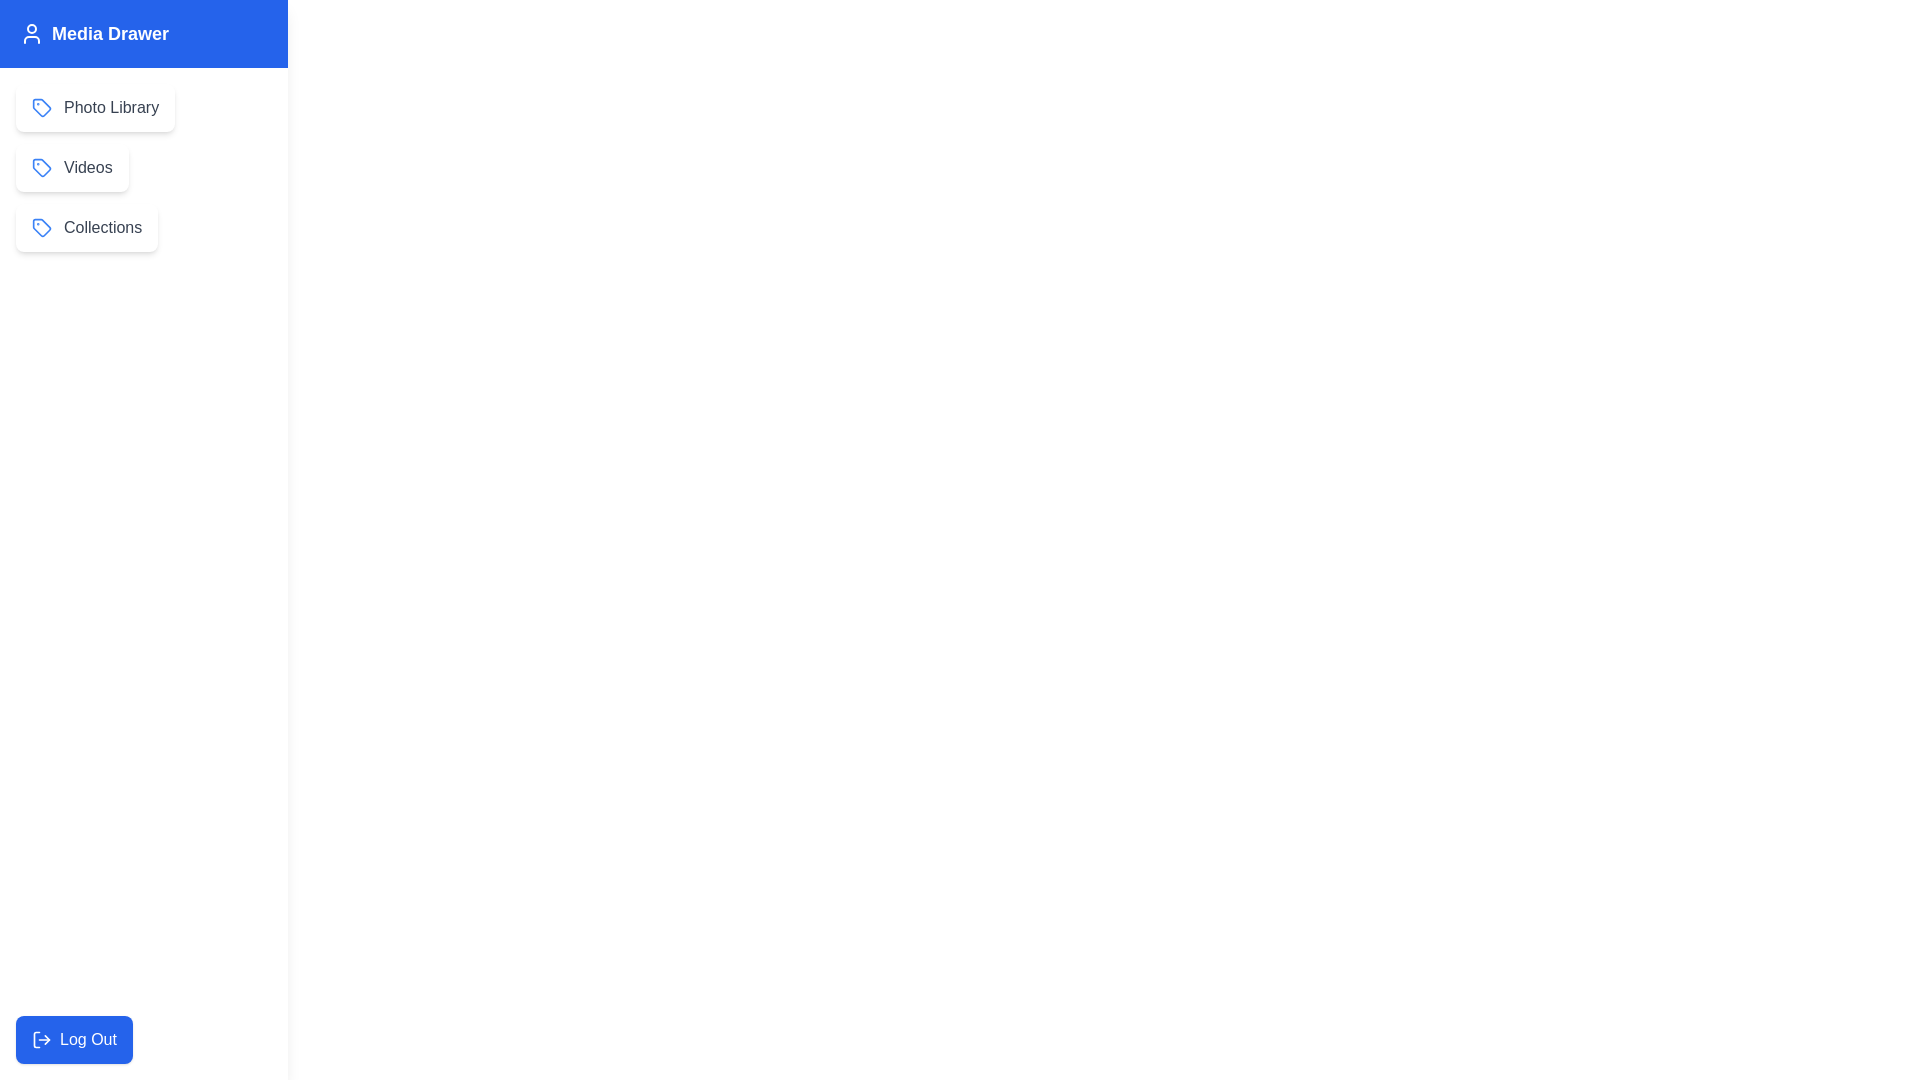 This screenshot has width=1920, height=1080. Describe the element at coordinates (73, 1039) in the screenshot. I see `'Log Out' button to log out` at that location.